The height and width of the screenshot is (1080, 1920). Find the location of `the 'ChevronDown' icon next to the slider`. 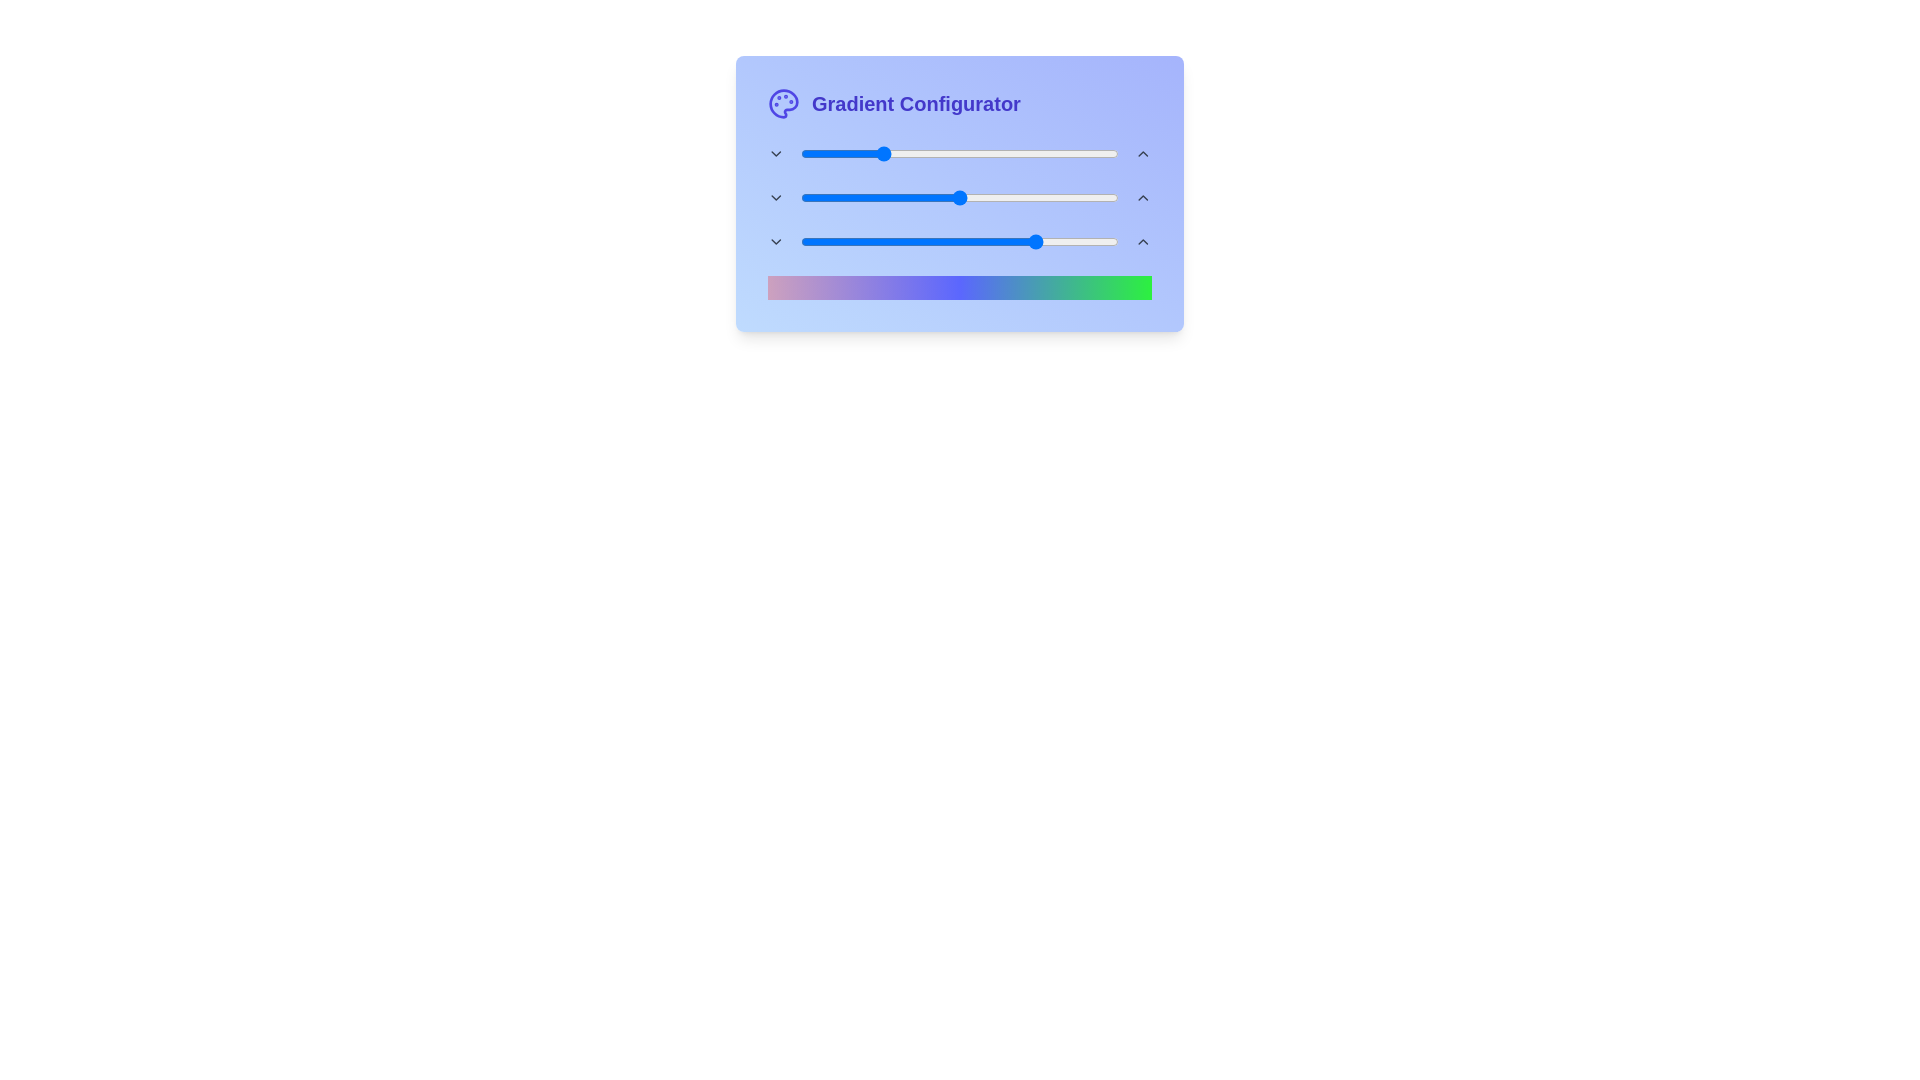

the 'ChevronDown' icon next to the slider is located at coordinates (775, 153).